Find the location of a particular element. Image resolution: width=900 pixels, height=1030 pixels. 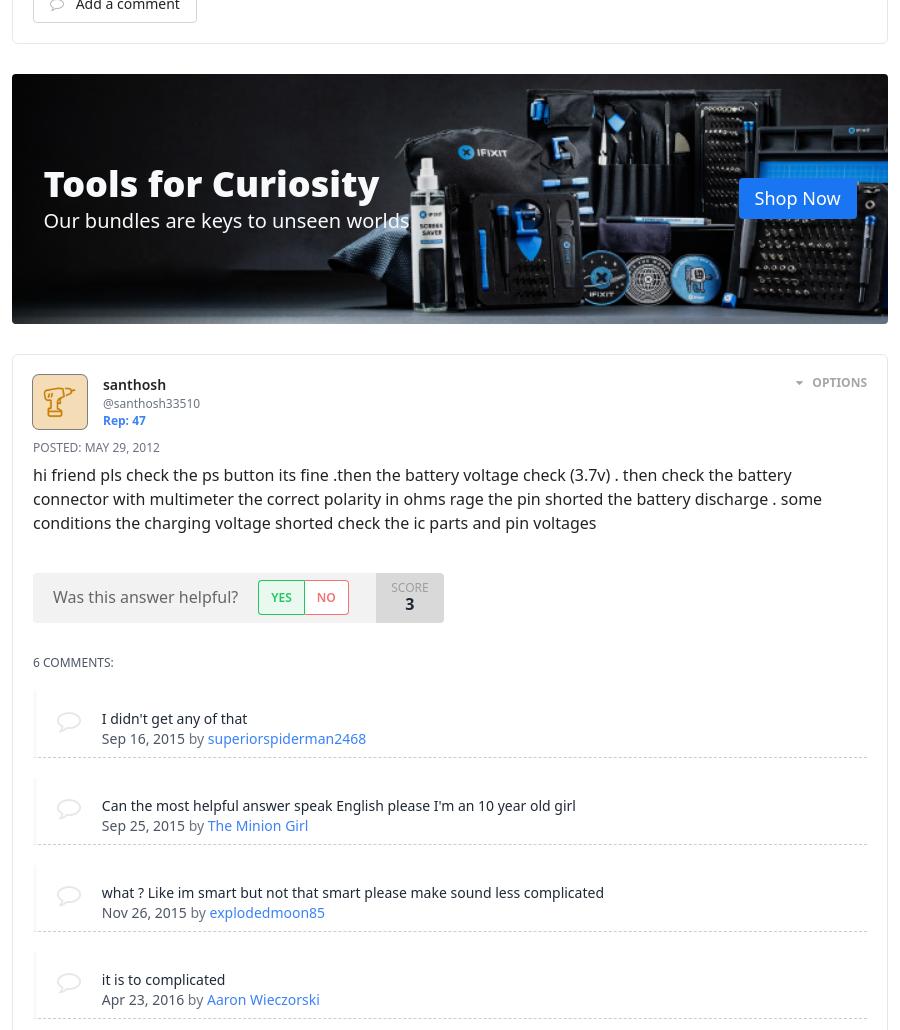

'The  Minion Girl' is located at coordinates (207, 824).